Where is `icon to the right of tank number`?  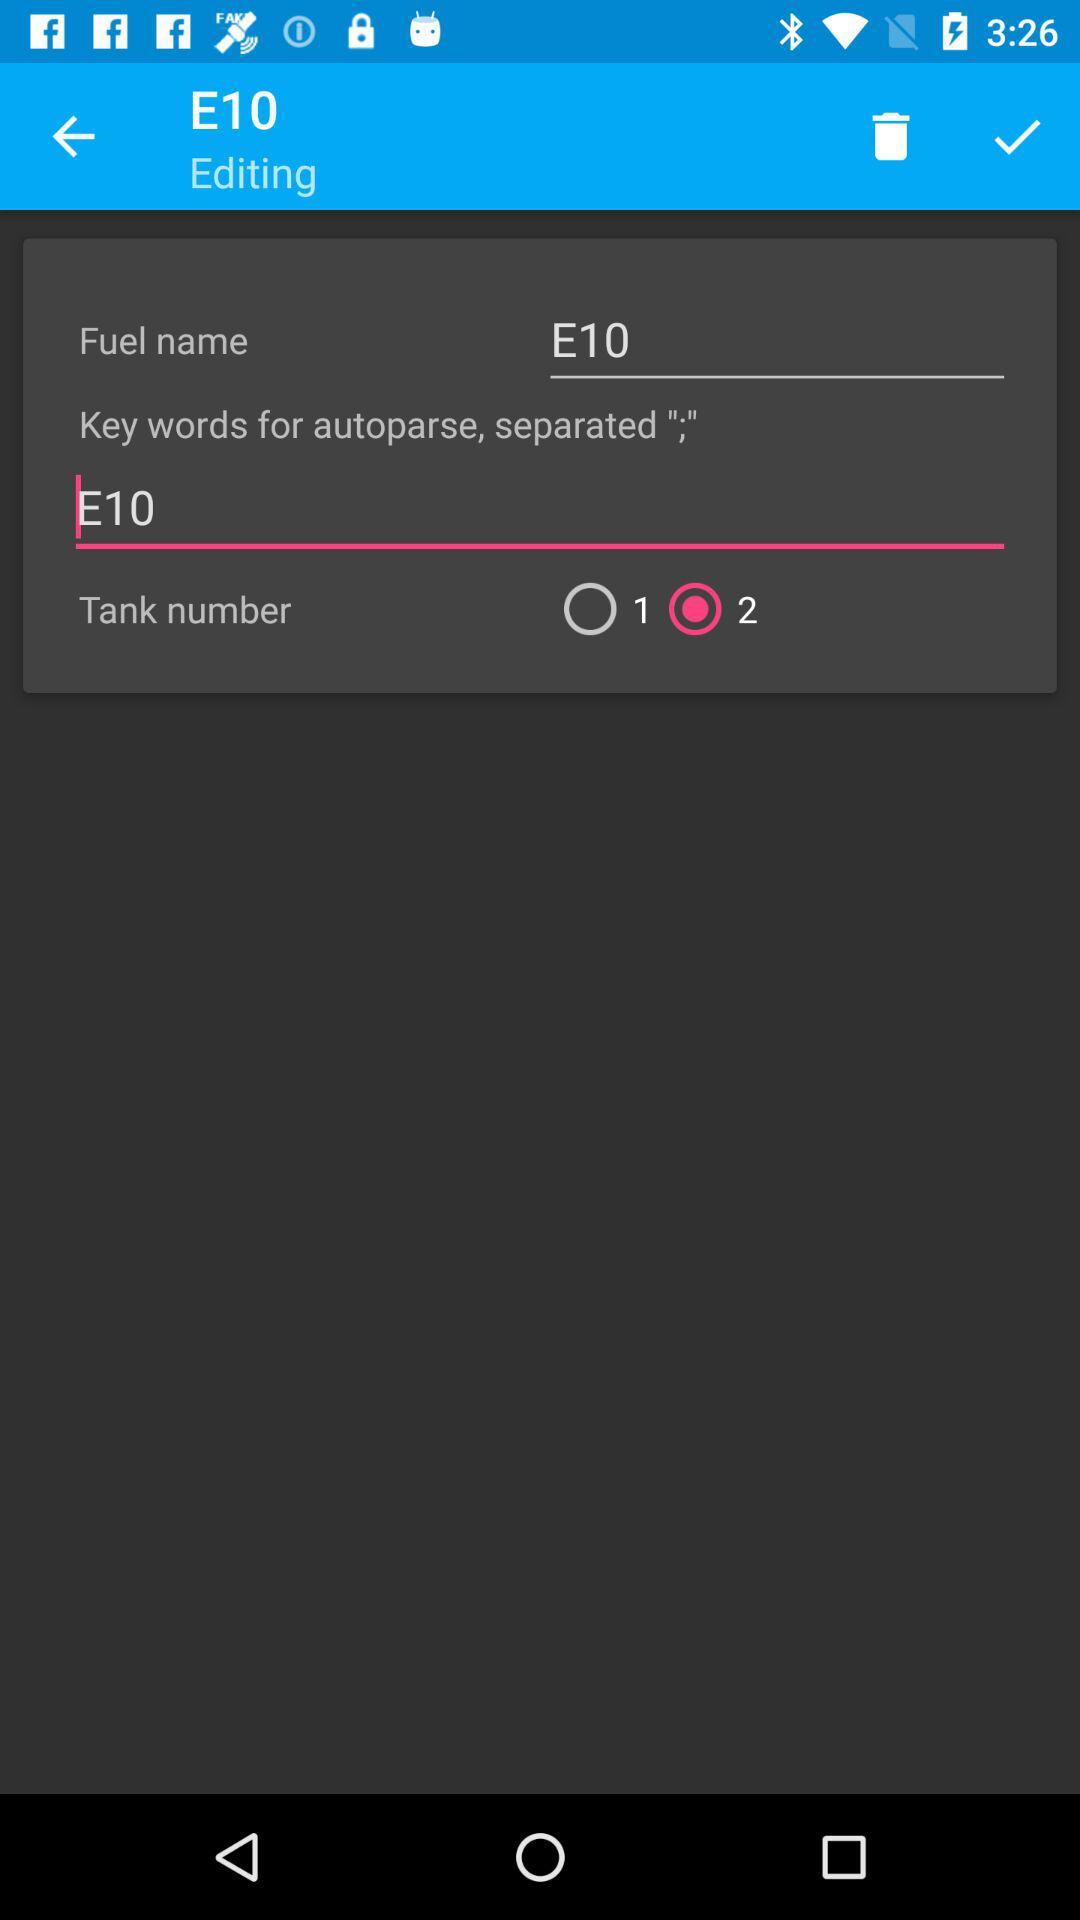
icon to the right of tank number is located at coordinates (599, 608).